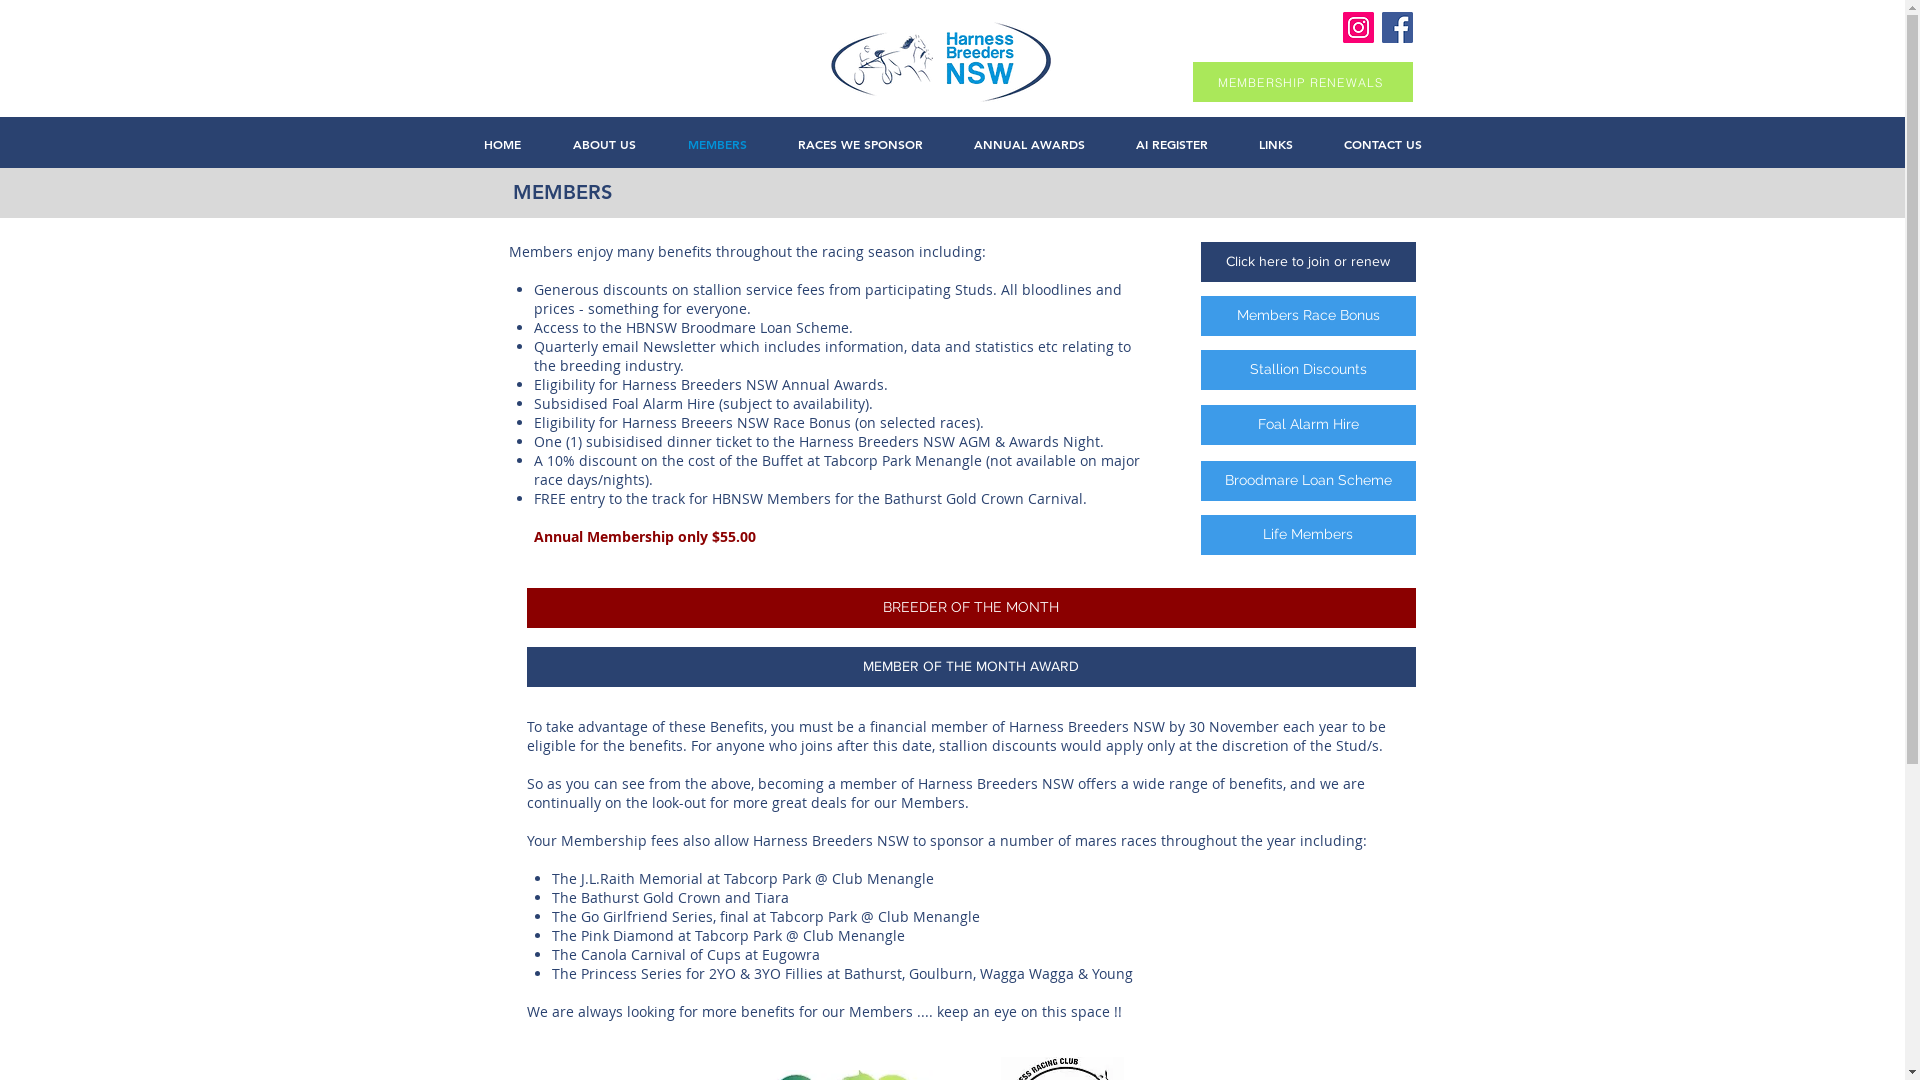 This screenshot has height=1080, width=1920. Describe the element at coordinates (502, 143) in the screenshot. I see `'HOME'` at that location.